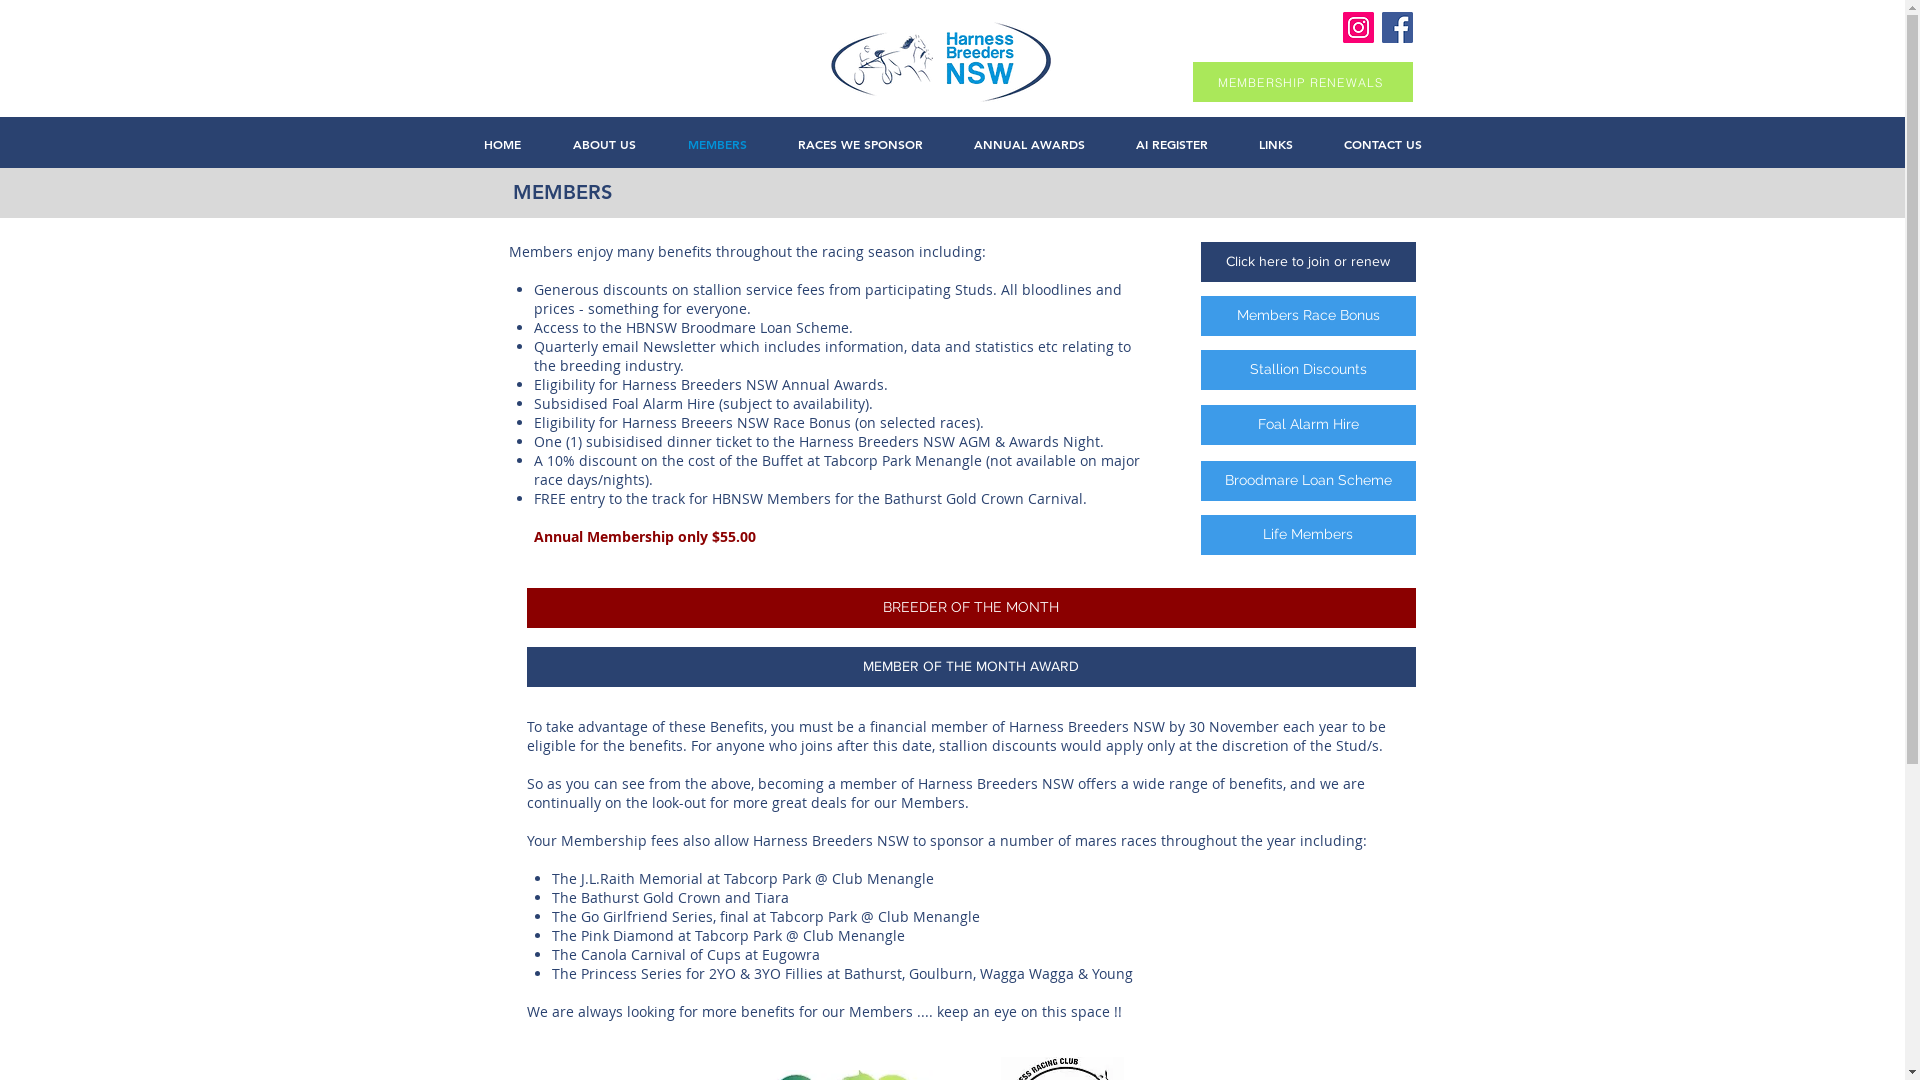 This screenshot has height=1080, width=1920. Describe the element at coordinates (502, 143) in the screenshot. I see `'HOME'` at that location.